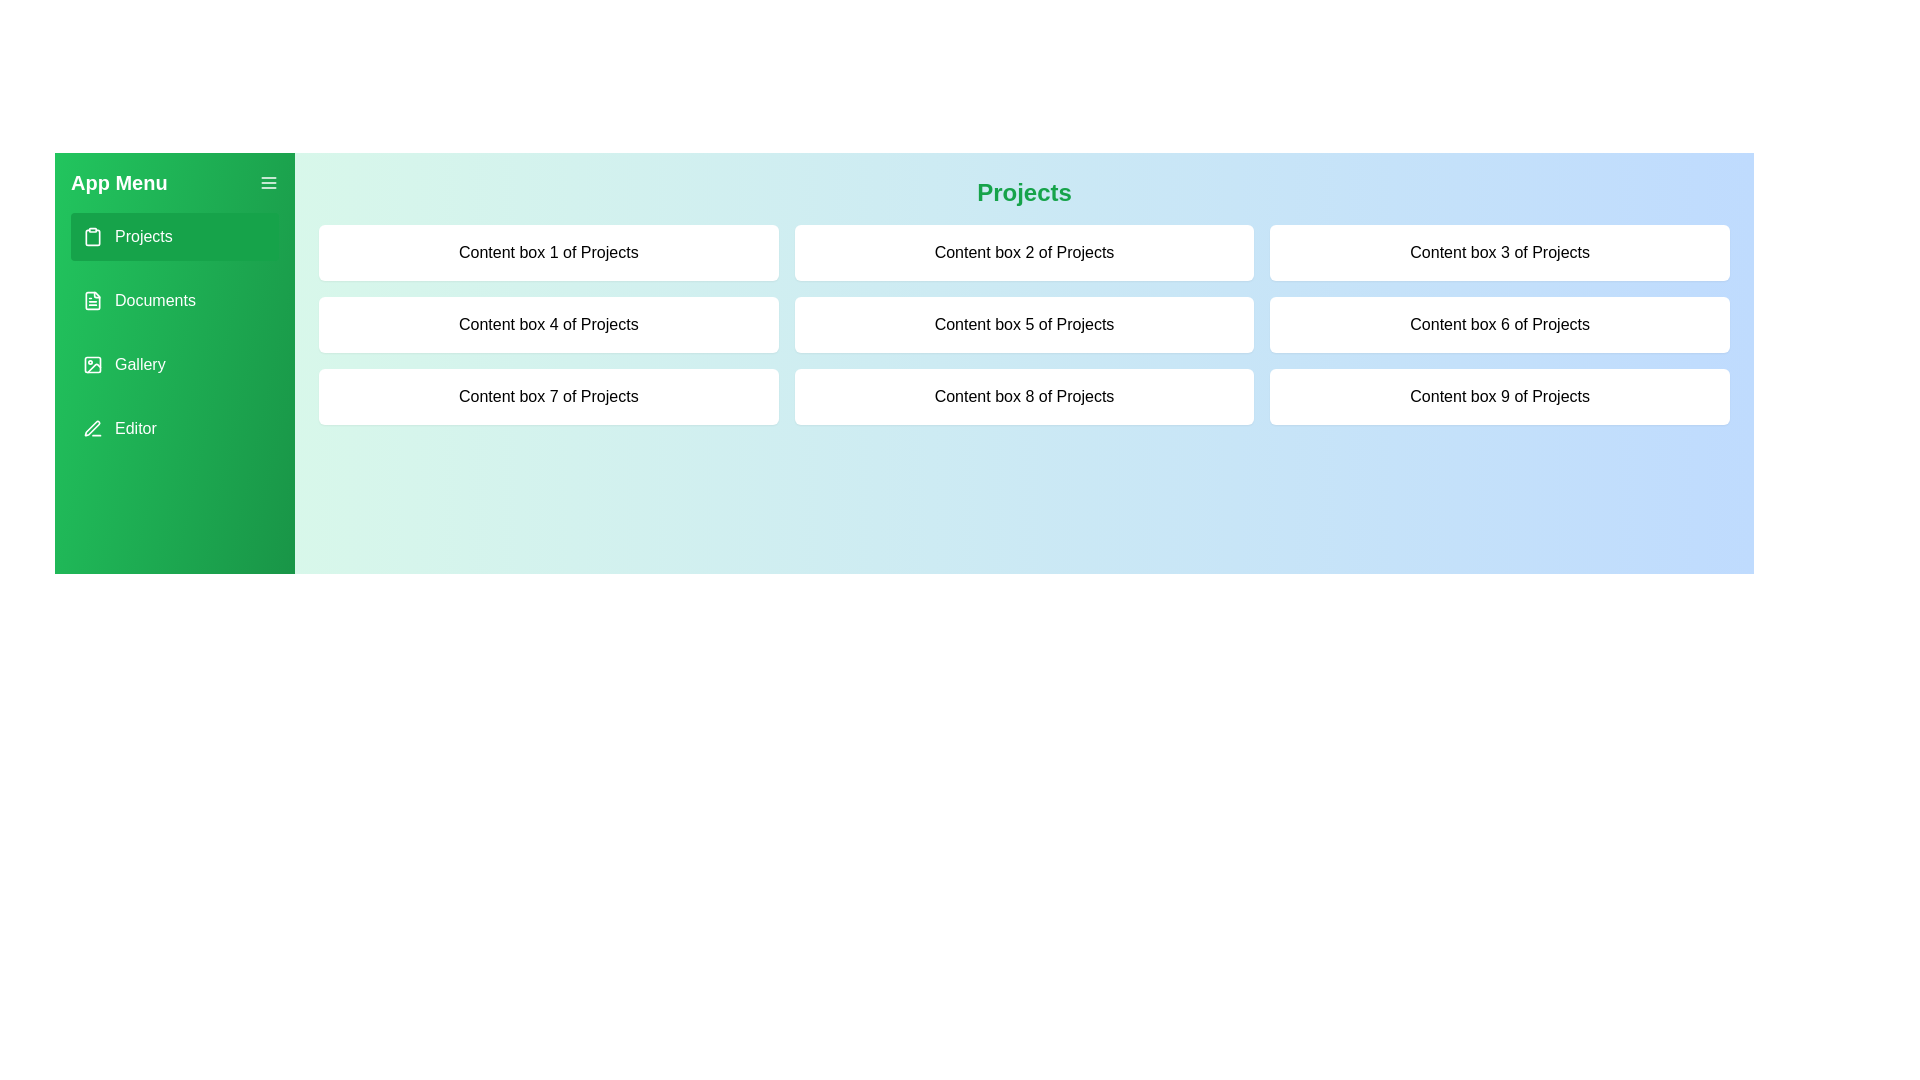  Describe the element at coordinates (174, 300) in the screenshot. I see `the section Documents from the menu` at that location.